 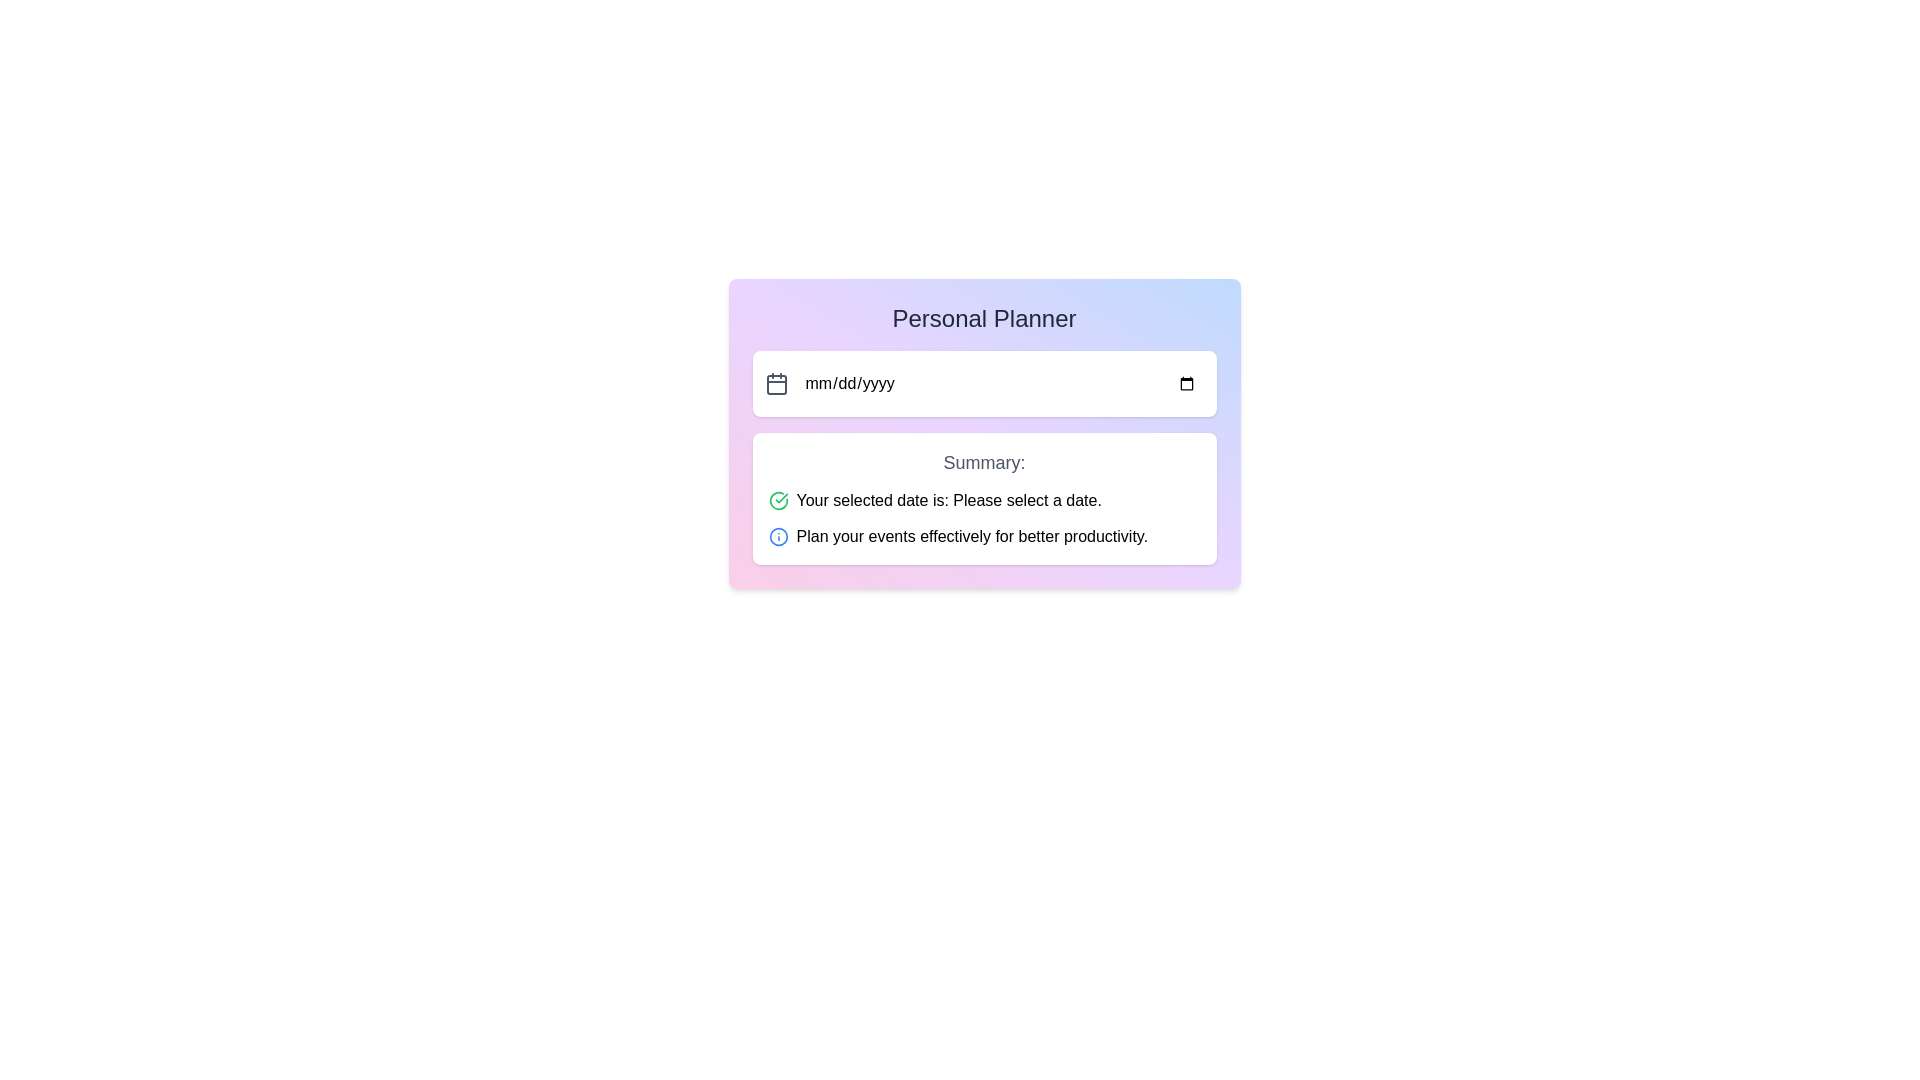 I want to click on text message displaying 'Your selected date is: Please select a date.' located in the 'Summary' section of the panel, above the message 'Plan your events effectively for better productivity.', so click(x=984, y=500).